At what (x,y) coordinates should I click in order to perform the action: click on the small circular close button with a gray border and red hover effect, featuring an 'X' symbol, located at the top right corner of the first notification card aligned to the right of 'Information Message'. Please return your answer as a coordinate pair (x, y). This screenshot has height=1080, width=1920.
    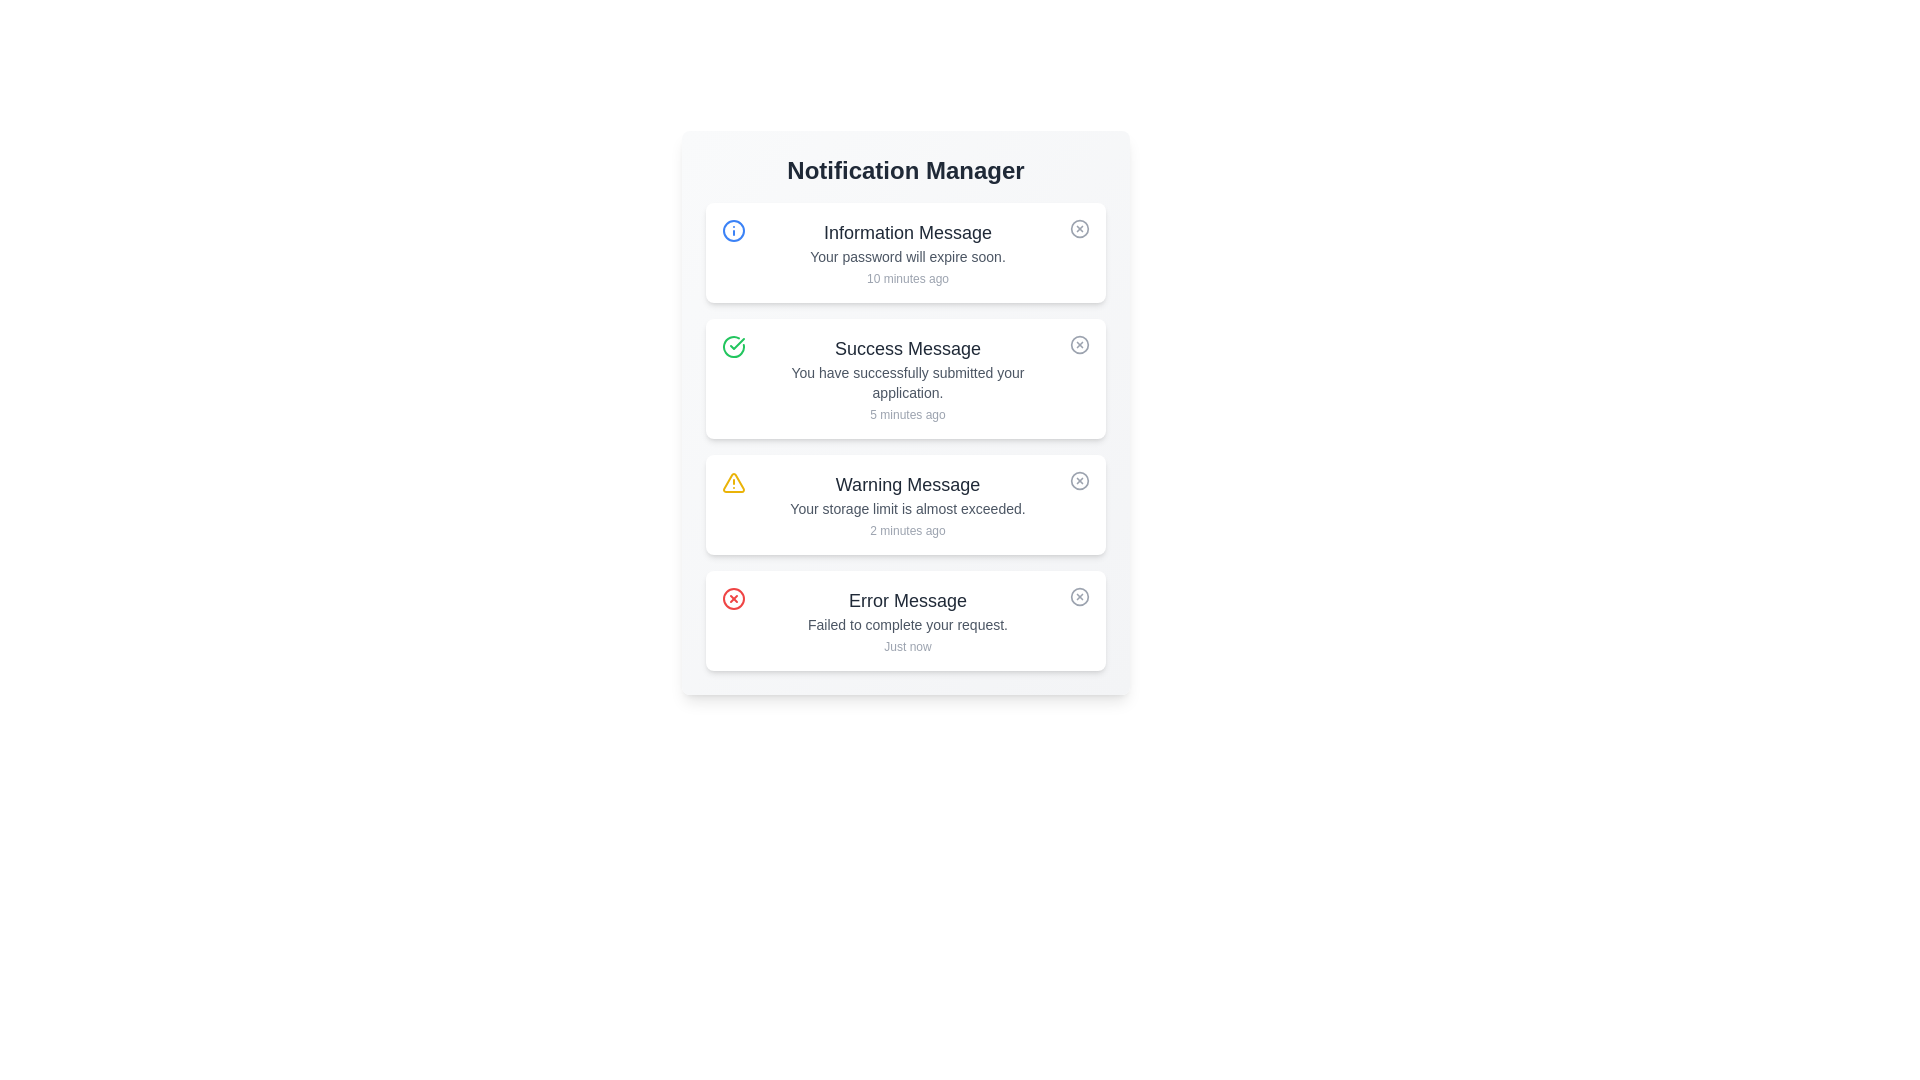
    Looking at the image, I should click on (1079, 227).